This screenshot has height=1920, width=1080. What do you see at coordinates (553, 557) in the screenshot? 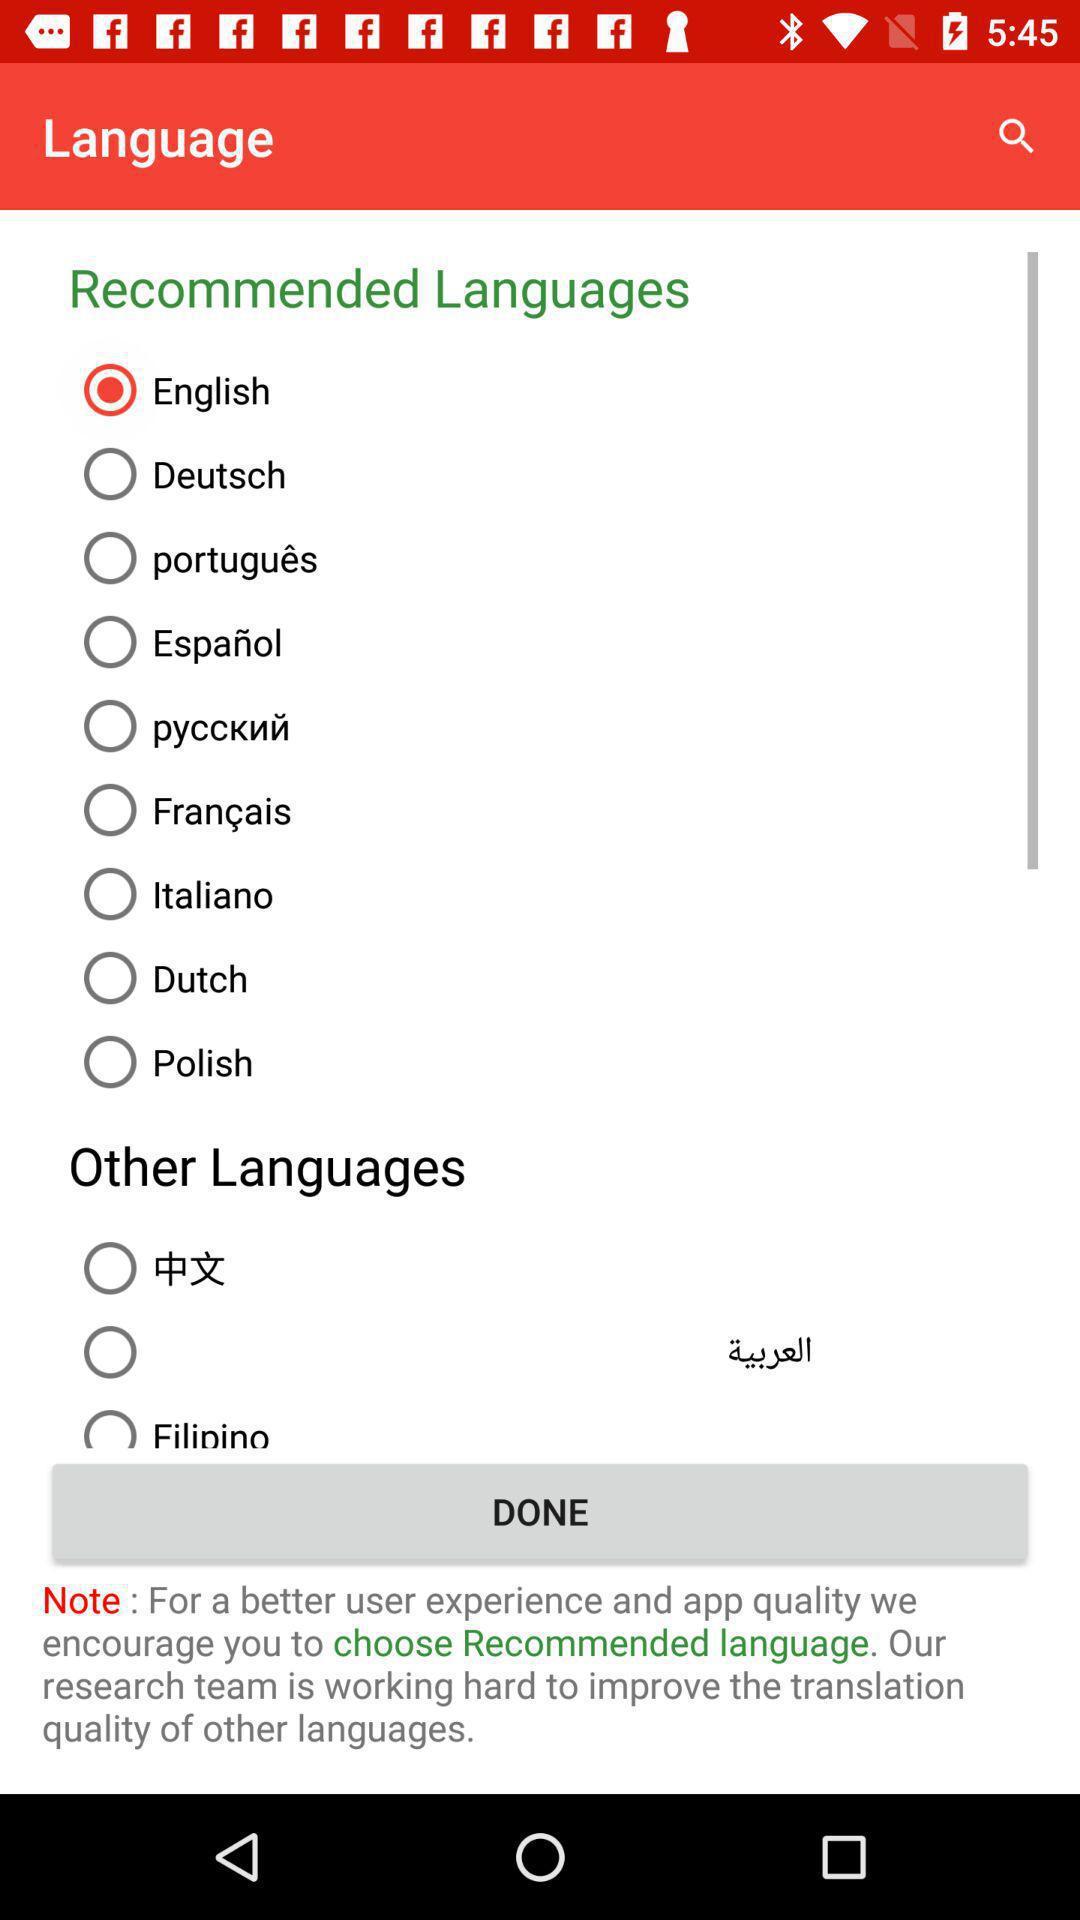
I see `the icon below the deutsch` at bounding box center [553, 557].